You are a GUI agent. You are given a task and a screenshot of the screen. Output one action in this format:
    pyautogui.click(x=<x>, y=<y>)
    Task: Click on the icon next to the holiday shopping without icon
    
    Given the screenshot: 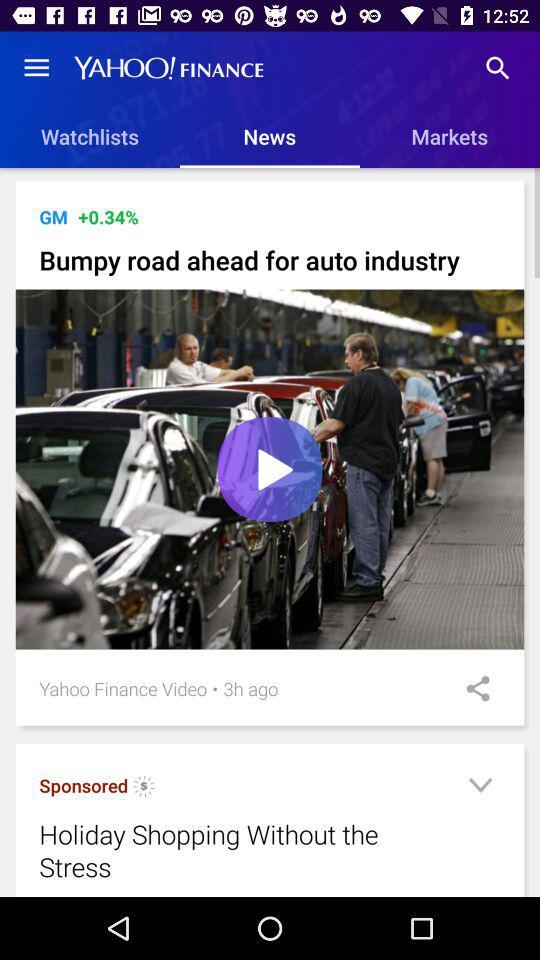 What is the action you would take?
    pyautogui.click(x=479, y=788)
    